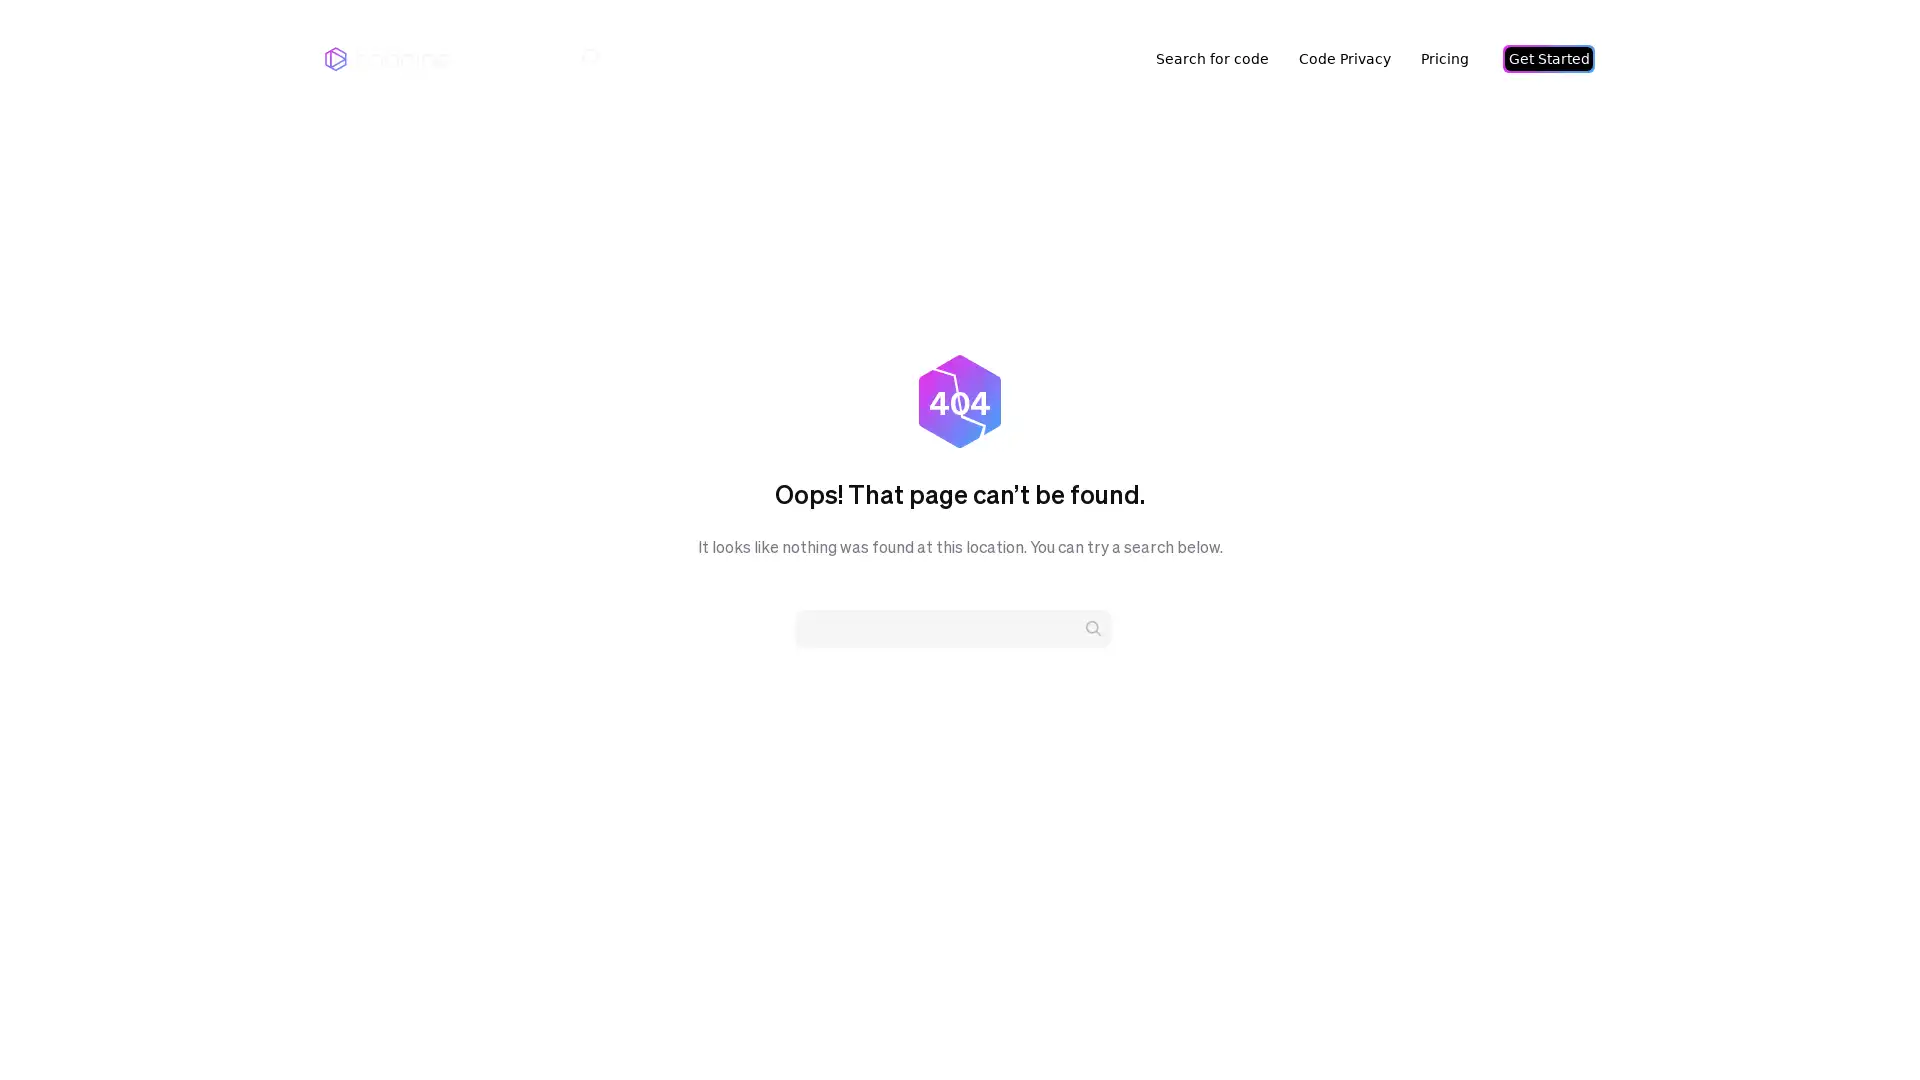  Describe the element at coordinates (1860, 1026) in the screenshot. I see `Open` at that location.